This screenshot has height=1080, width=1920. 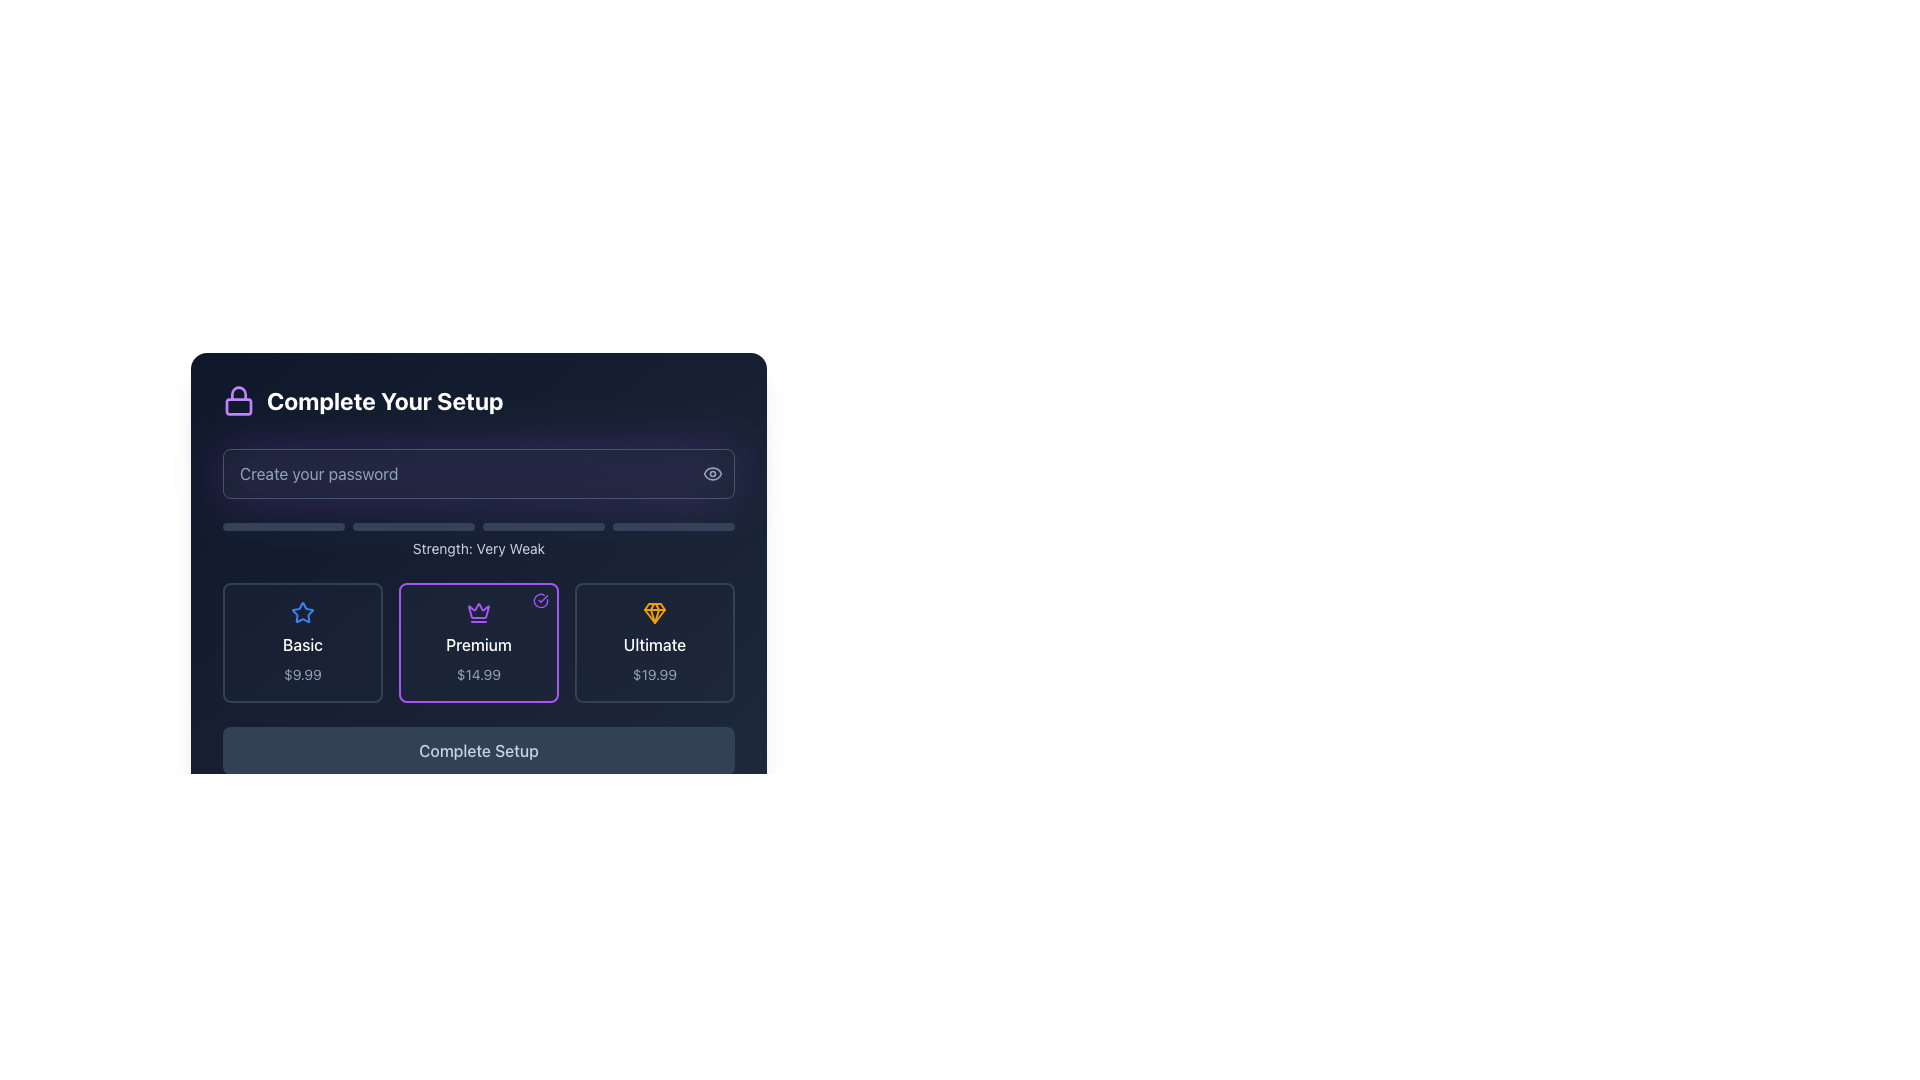 I want to click on the third segment of the horizontal progress bar, which is dark slate colored and rounded, located centrally near the top of the interface just below the password input field, so click(x=543, y=526).